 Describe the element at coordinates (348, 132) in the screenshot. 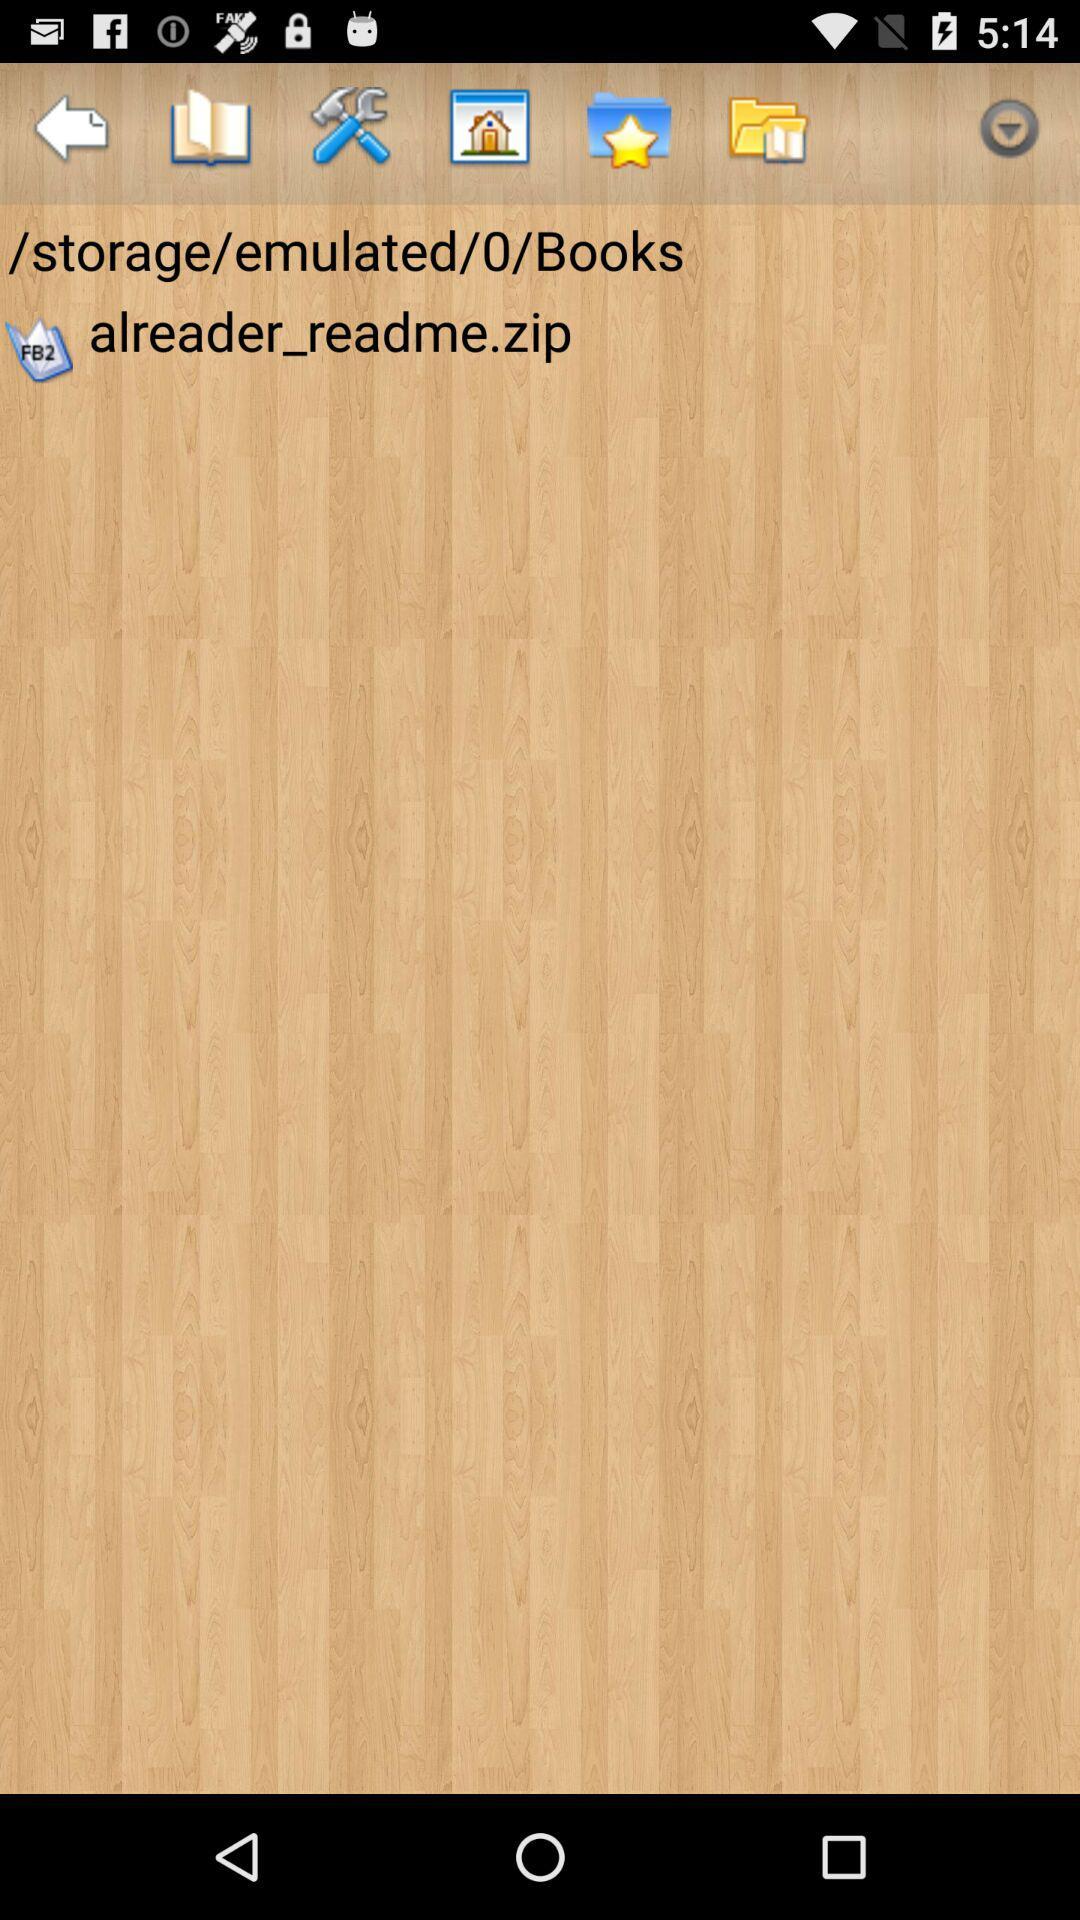

I see `the icon above storage emulated 0` at that location.